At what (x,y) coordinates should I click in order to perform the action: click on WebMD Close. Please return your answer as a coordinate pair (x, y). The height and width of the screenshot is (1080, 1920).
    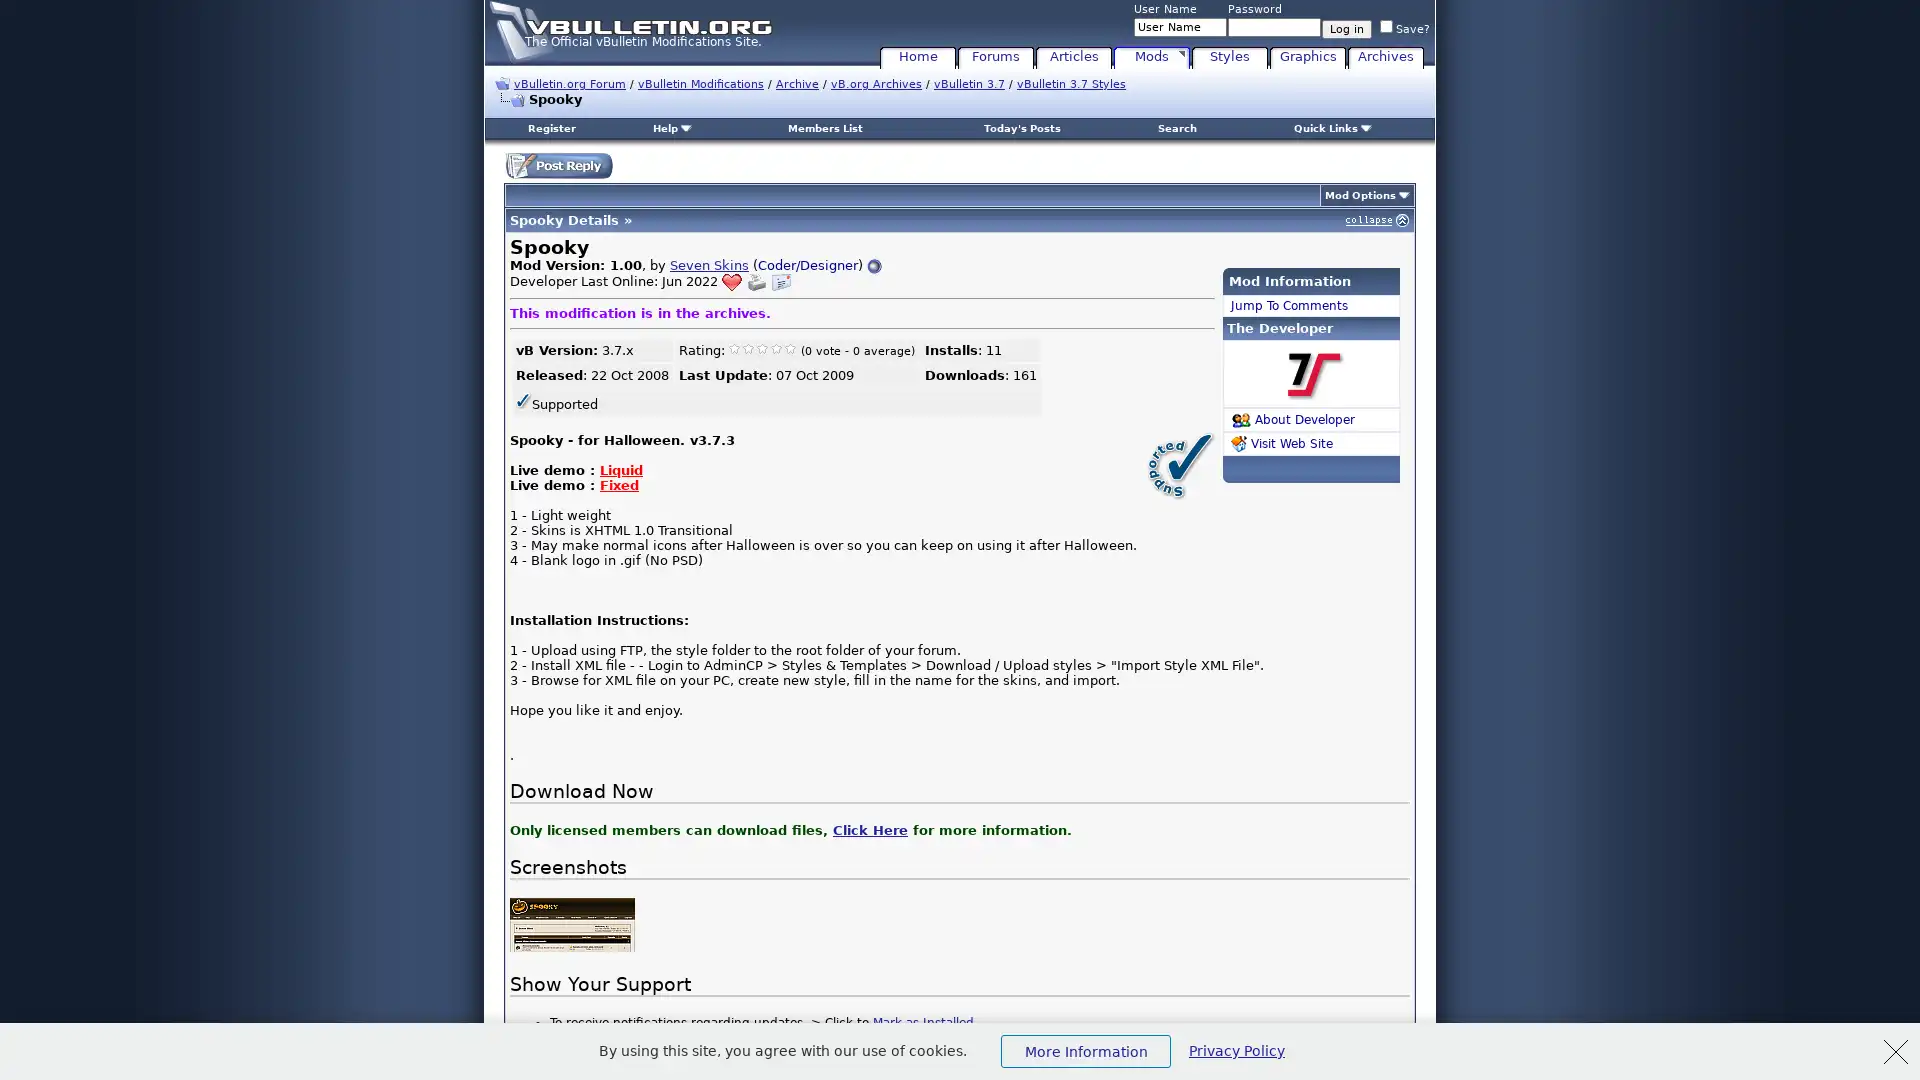
    Looking at the image, I should click on (1895, 1051).